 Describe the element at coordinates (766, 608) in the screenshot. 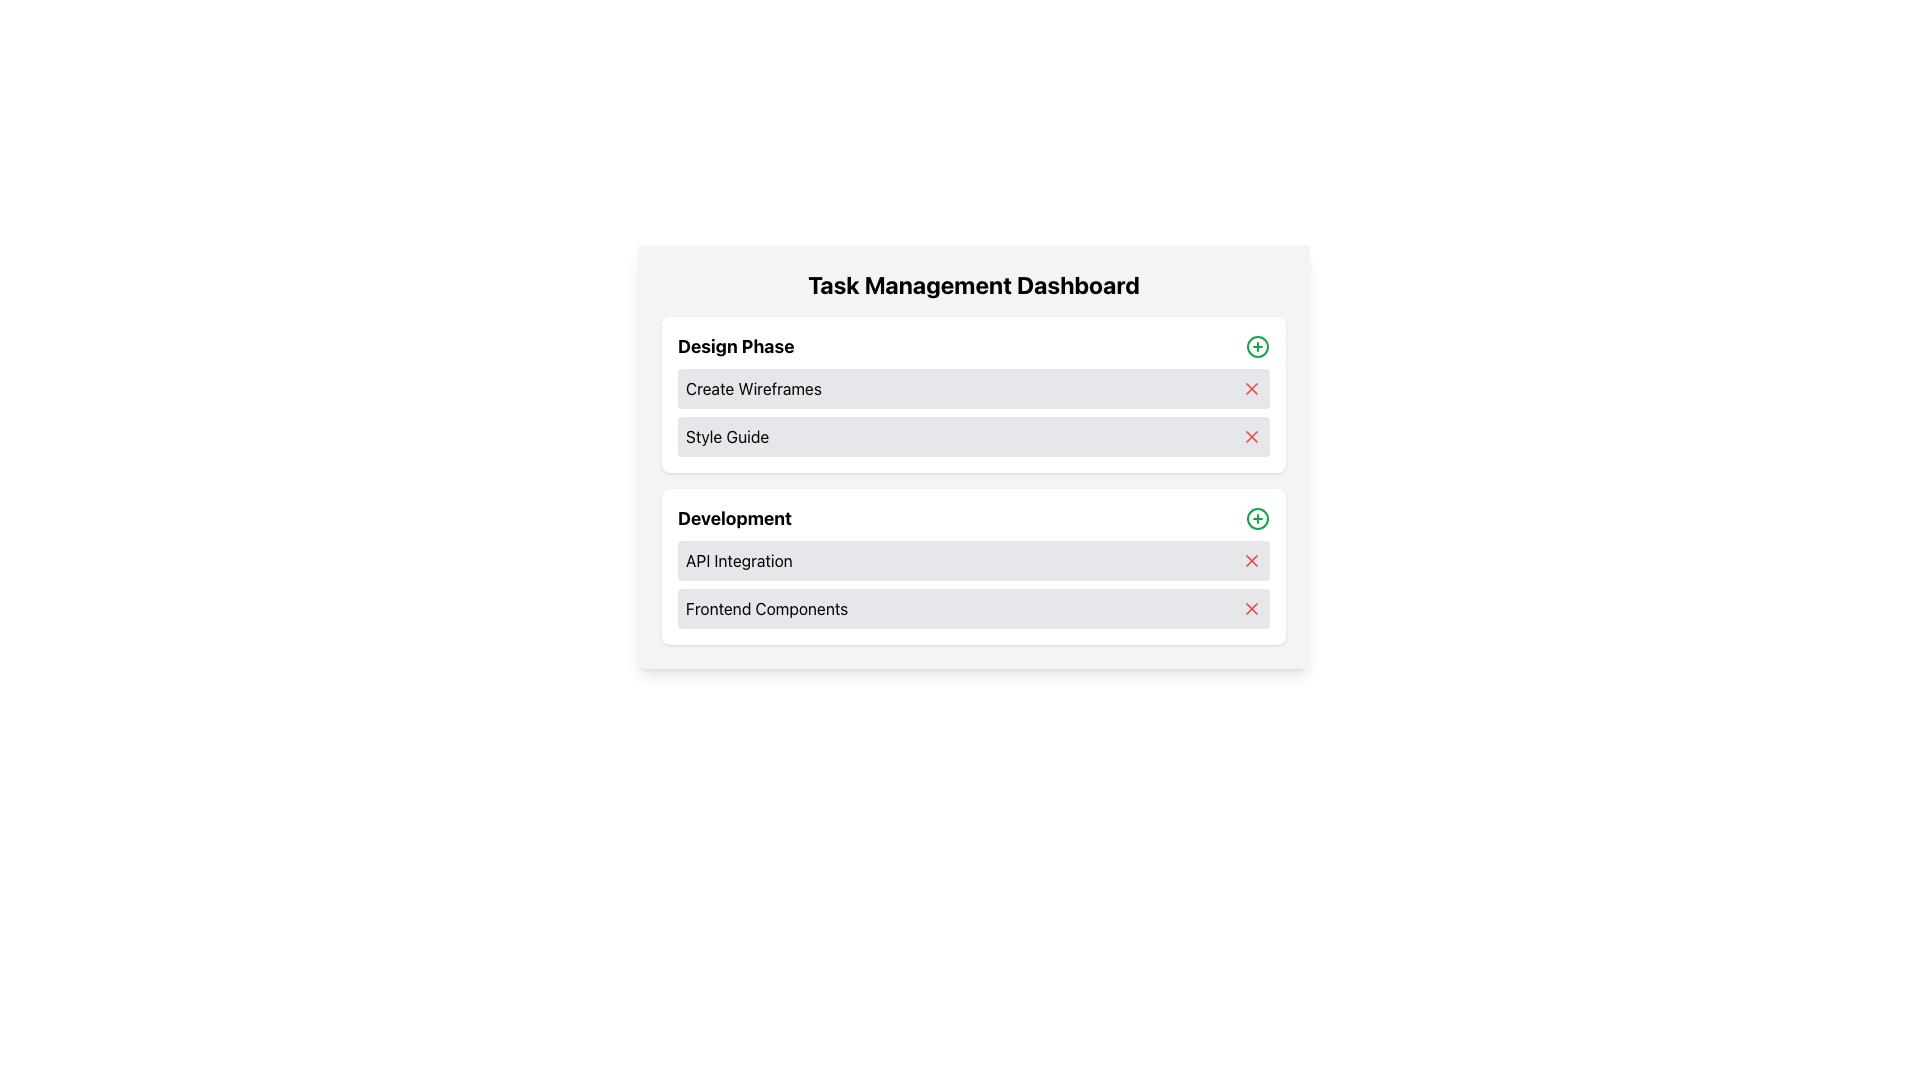

I see `the Text Label that names the task 'Frontend Components', located within the 'Development' section of the task management interface, to the left of the 'X' icon` at that location.